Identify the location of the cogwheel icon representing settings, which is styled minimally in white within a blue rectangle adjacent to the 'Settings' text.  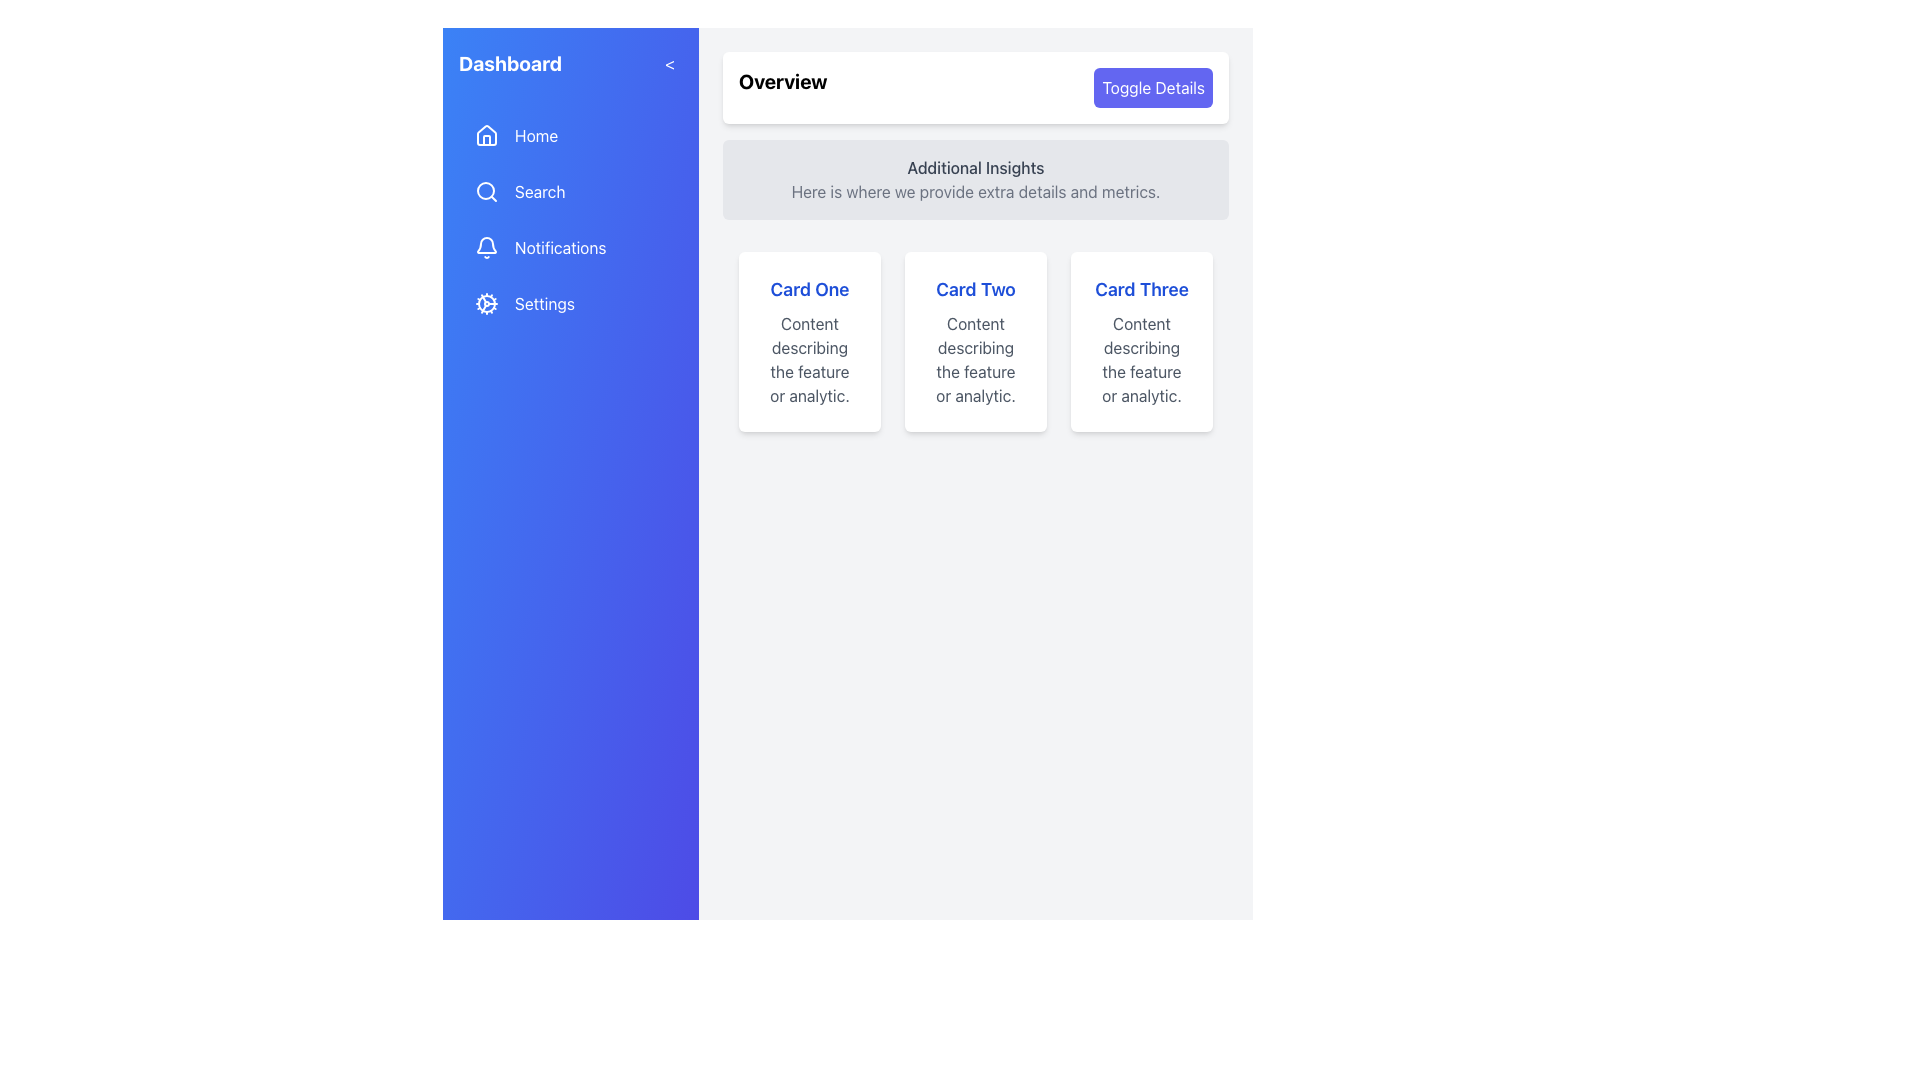
(486, 304).